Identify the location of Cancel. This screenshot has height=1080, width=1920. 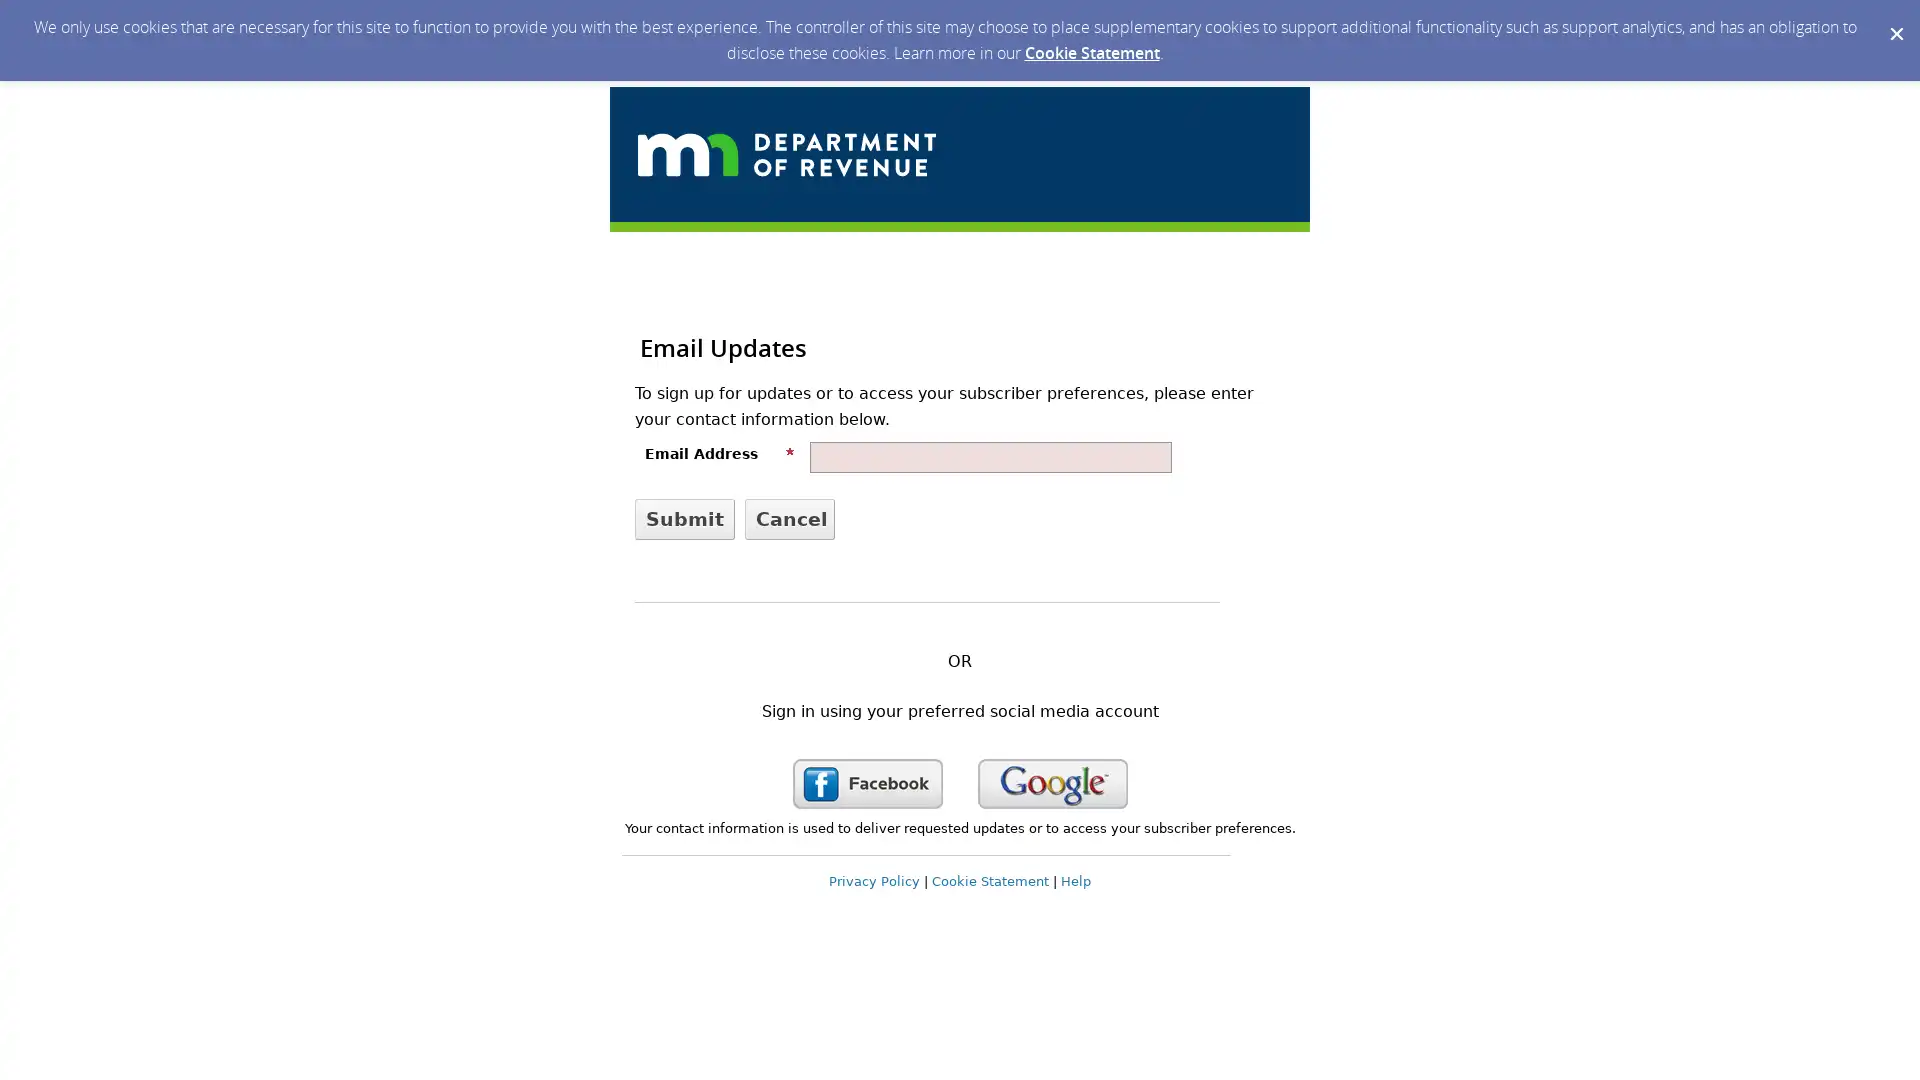
(789, 518).